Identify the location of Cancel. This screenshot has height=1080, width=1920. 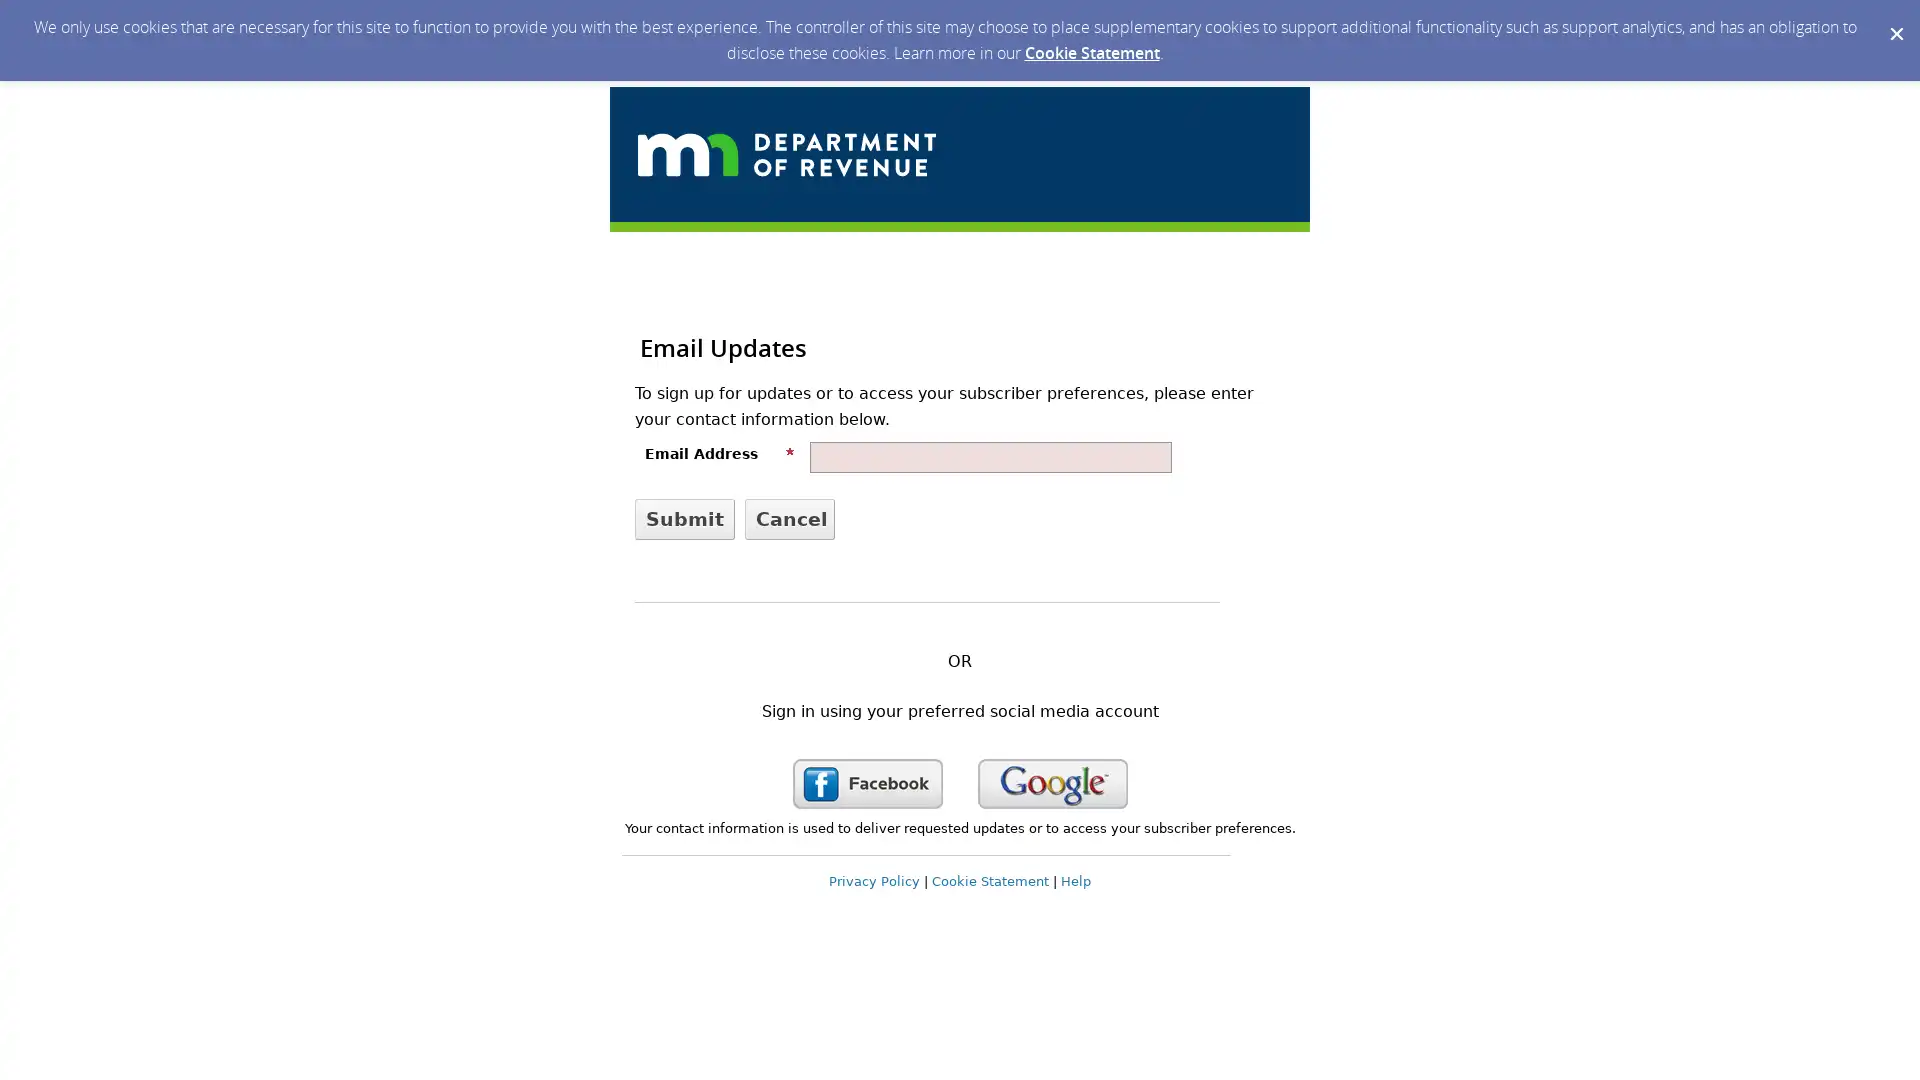
(789, 518).